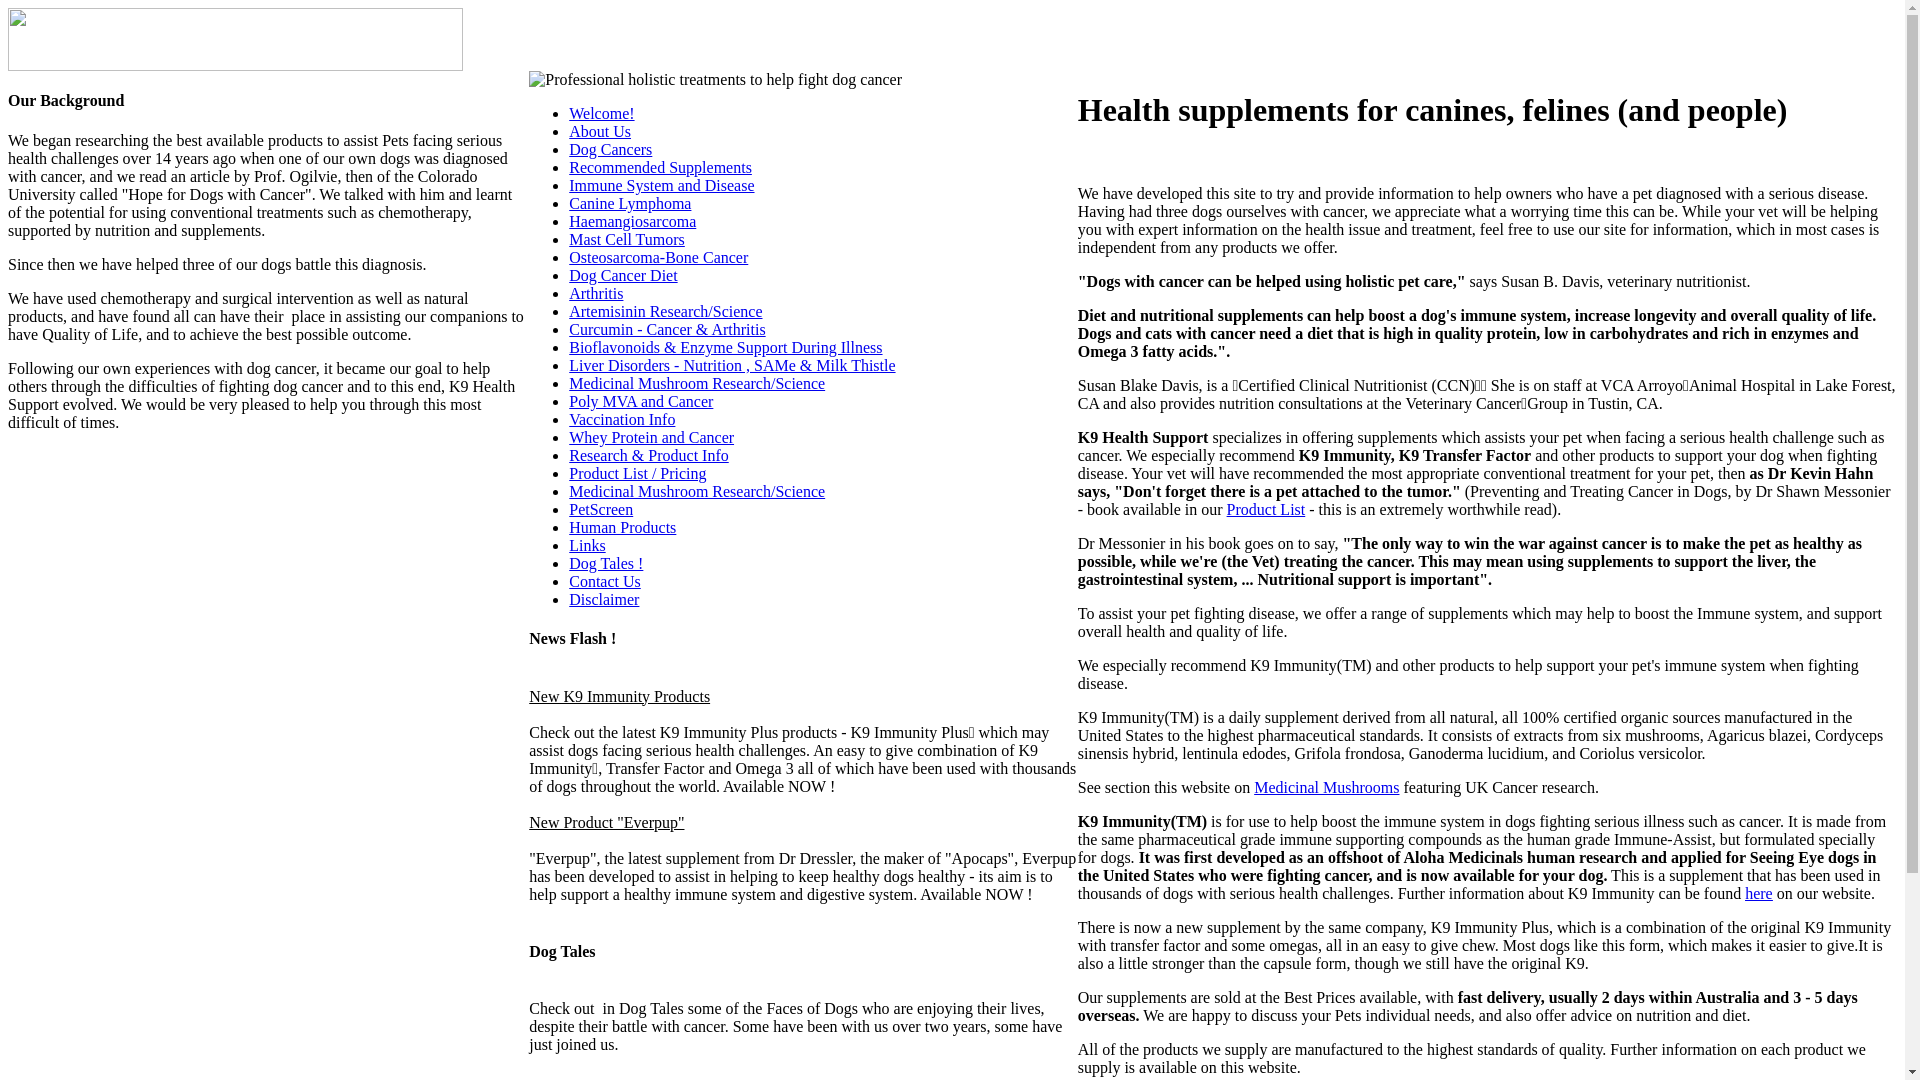  I want to click on 'PetScreen', so click(599, 508).